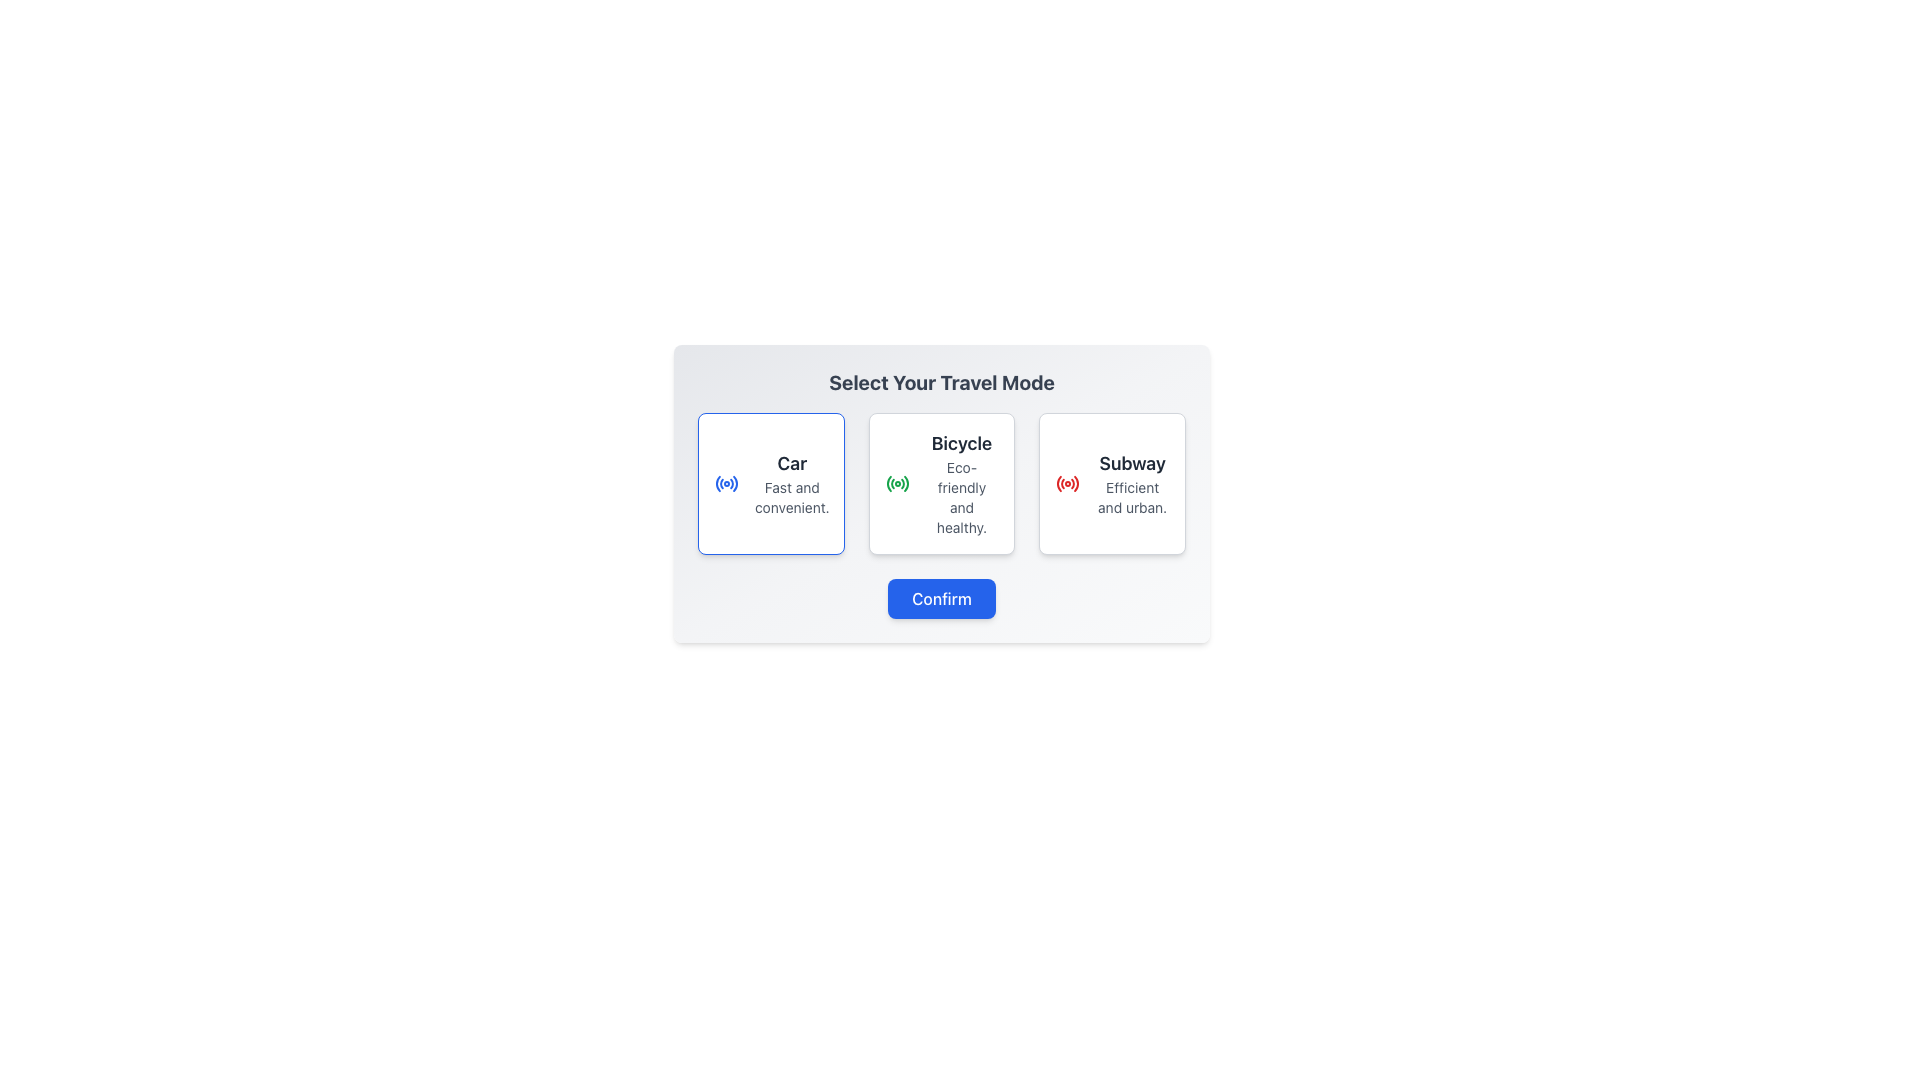 This screenshot has width=1920, height=1080. What do you see at coordinates (791, 496) in the screenshot?
I see `the text label displaying 'Fast and convenient.' located at the bottom of the 'Car' card` at bounding box center [791, 496].